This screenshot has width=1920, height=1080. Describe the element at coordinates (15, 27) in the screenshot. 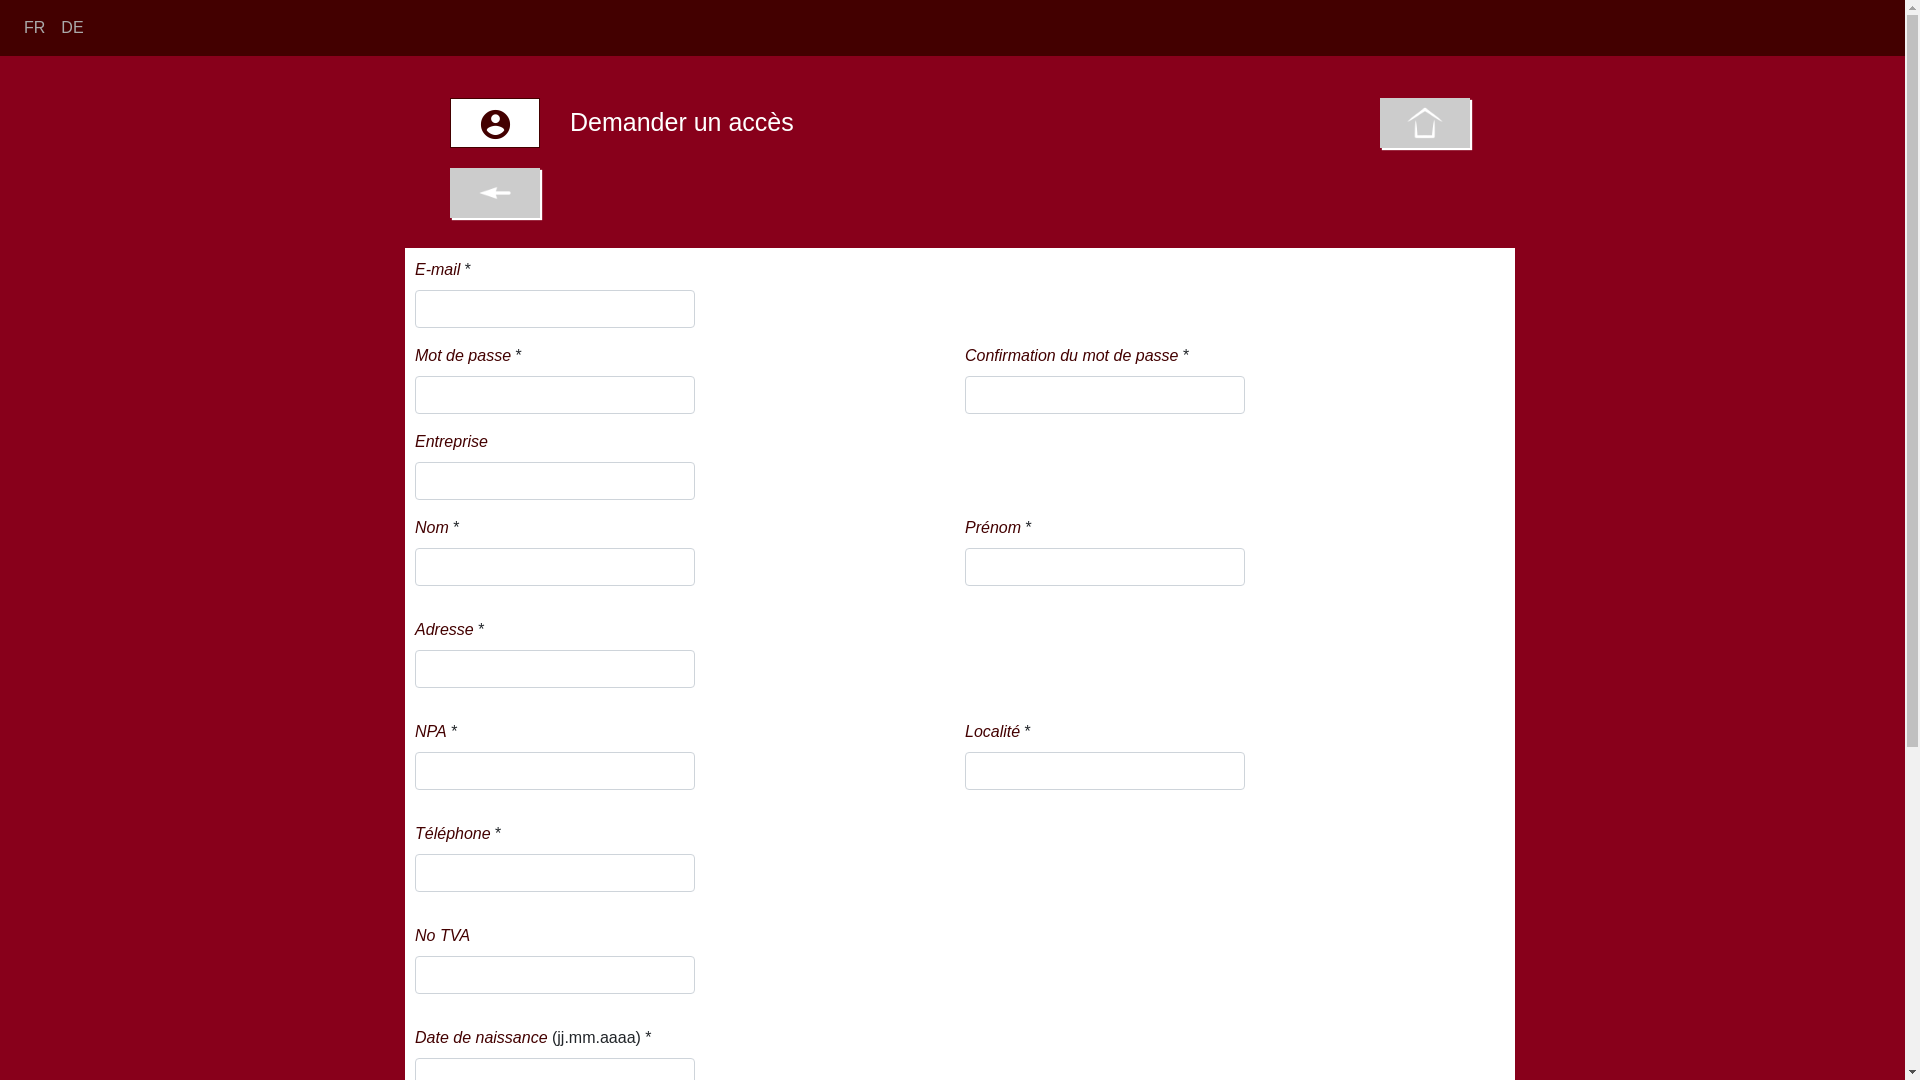

I see `'FR'` at that location.